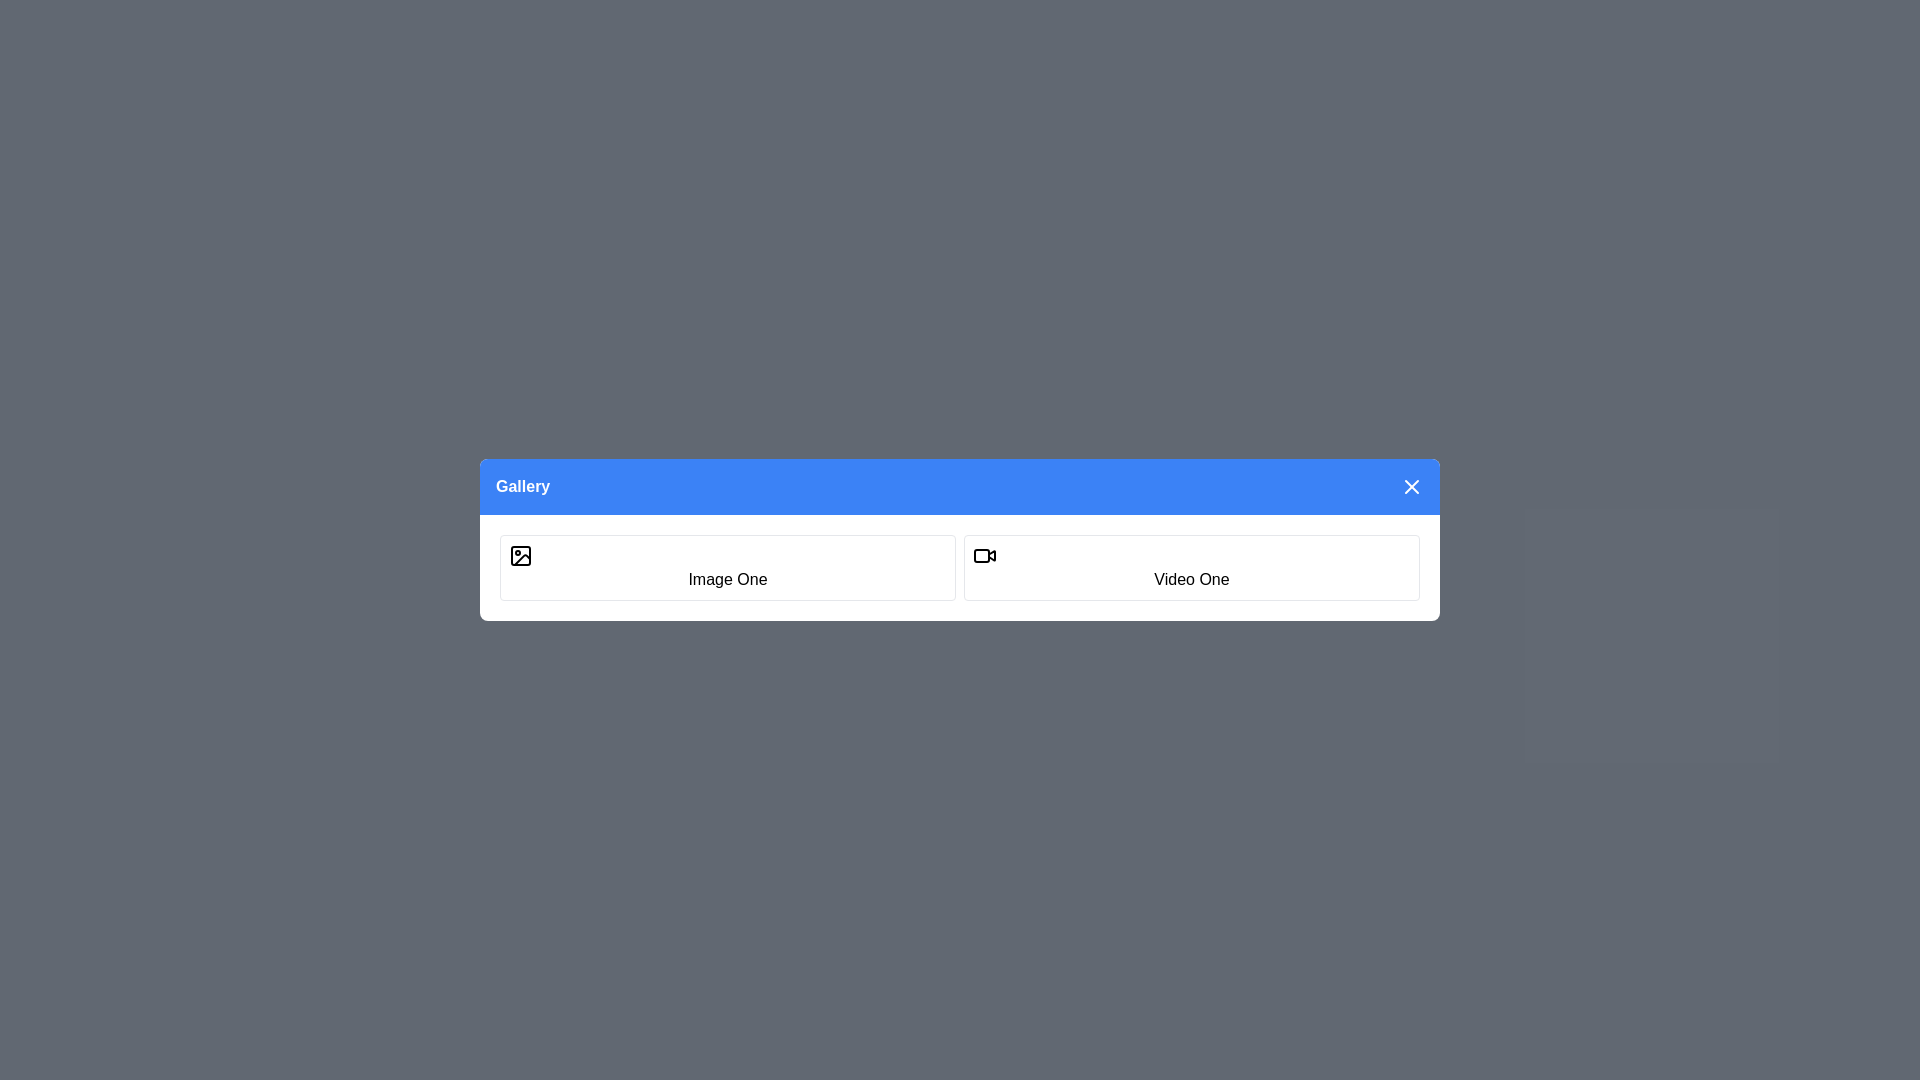 Image resolution: width=1920 pixels, height=1080 pixels. Describe the element at coordinates (727, 567) in the screenshot. I see `the button representing an image or gallery-related feature, located in the left section of a horizontally arranged group, for keyboard navigation` at that location.